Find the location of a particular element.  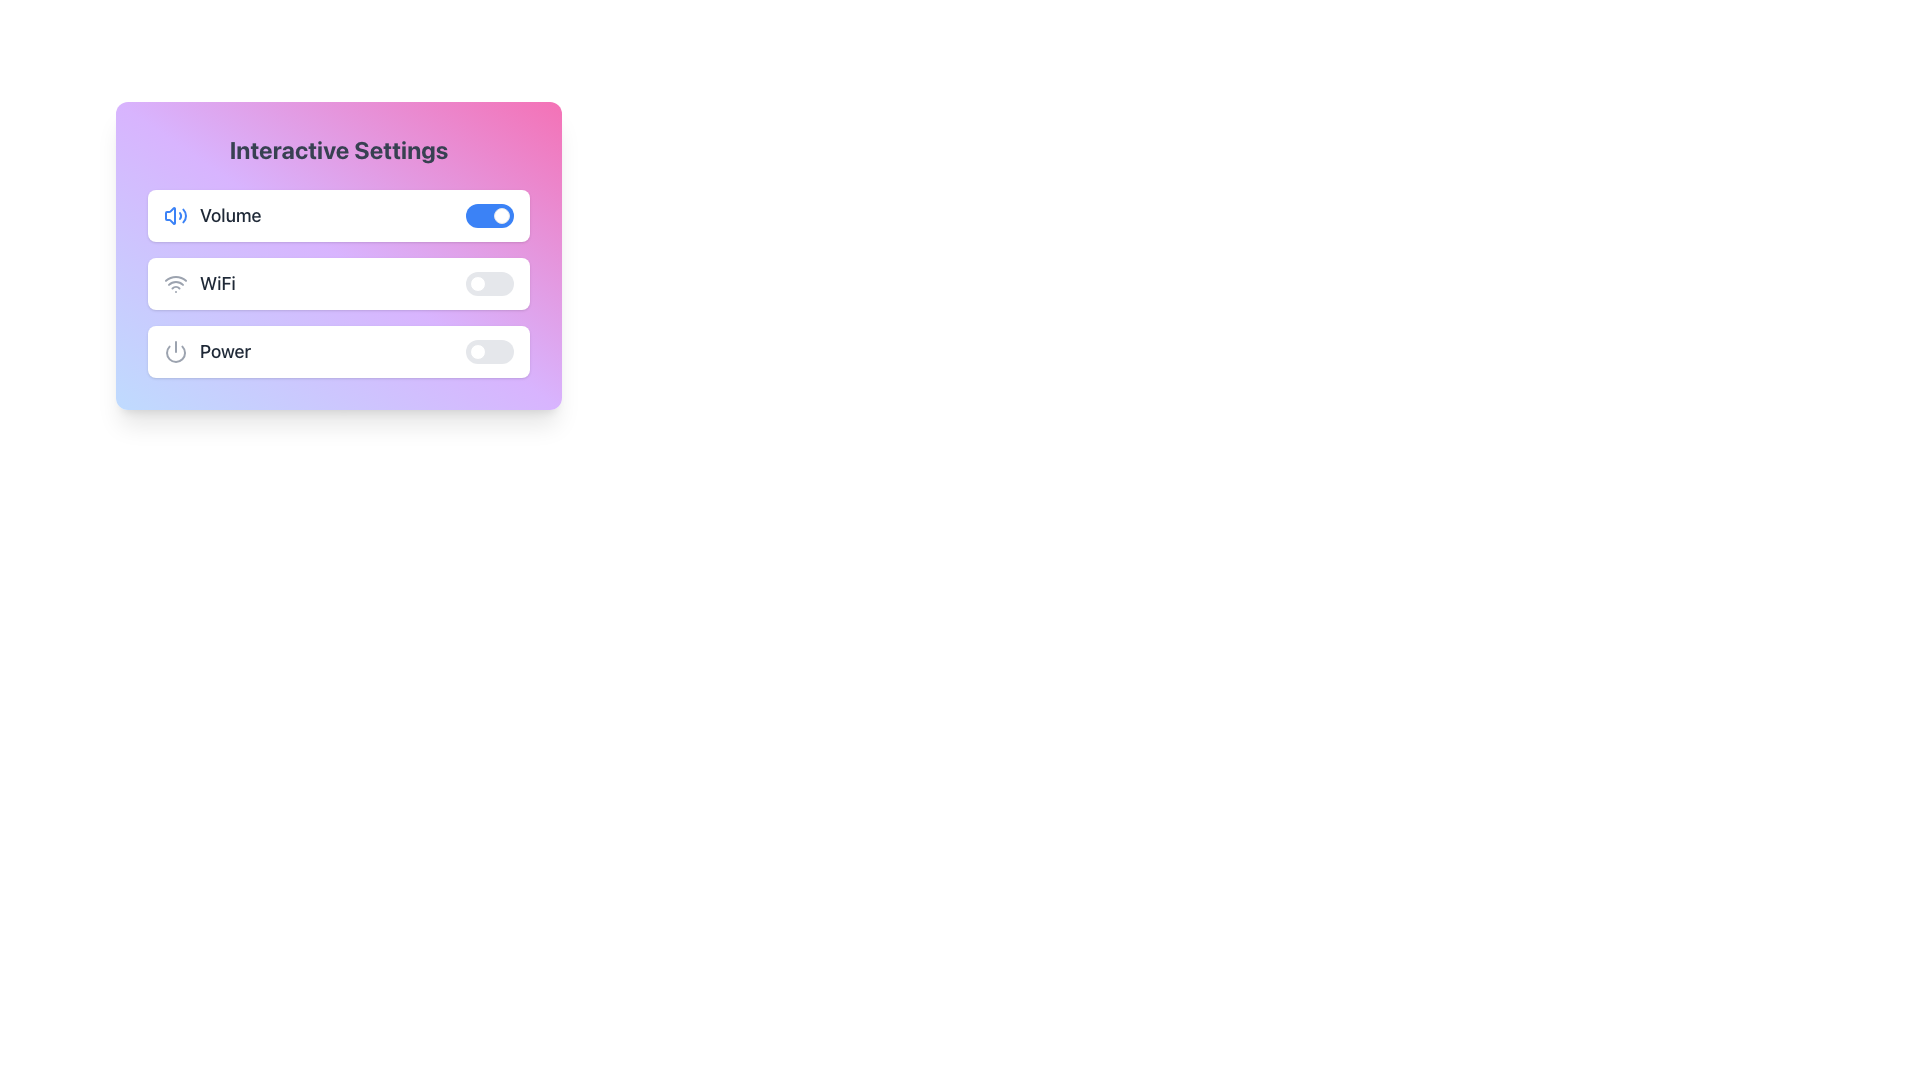

the text label for WiFi settings, which is located in the middle of the second row of the card, positioned to the right of the WiFi icon and to the left of the toggle switch is located at coordinates (217, 284).